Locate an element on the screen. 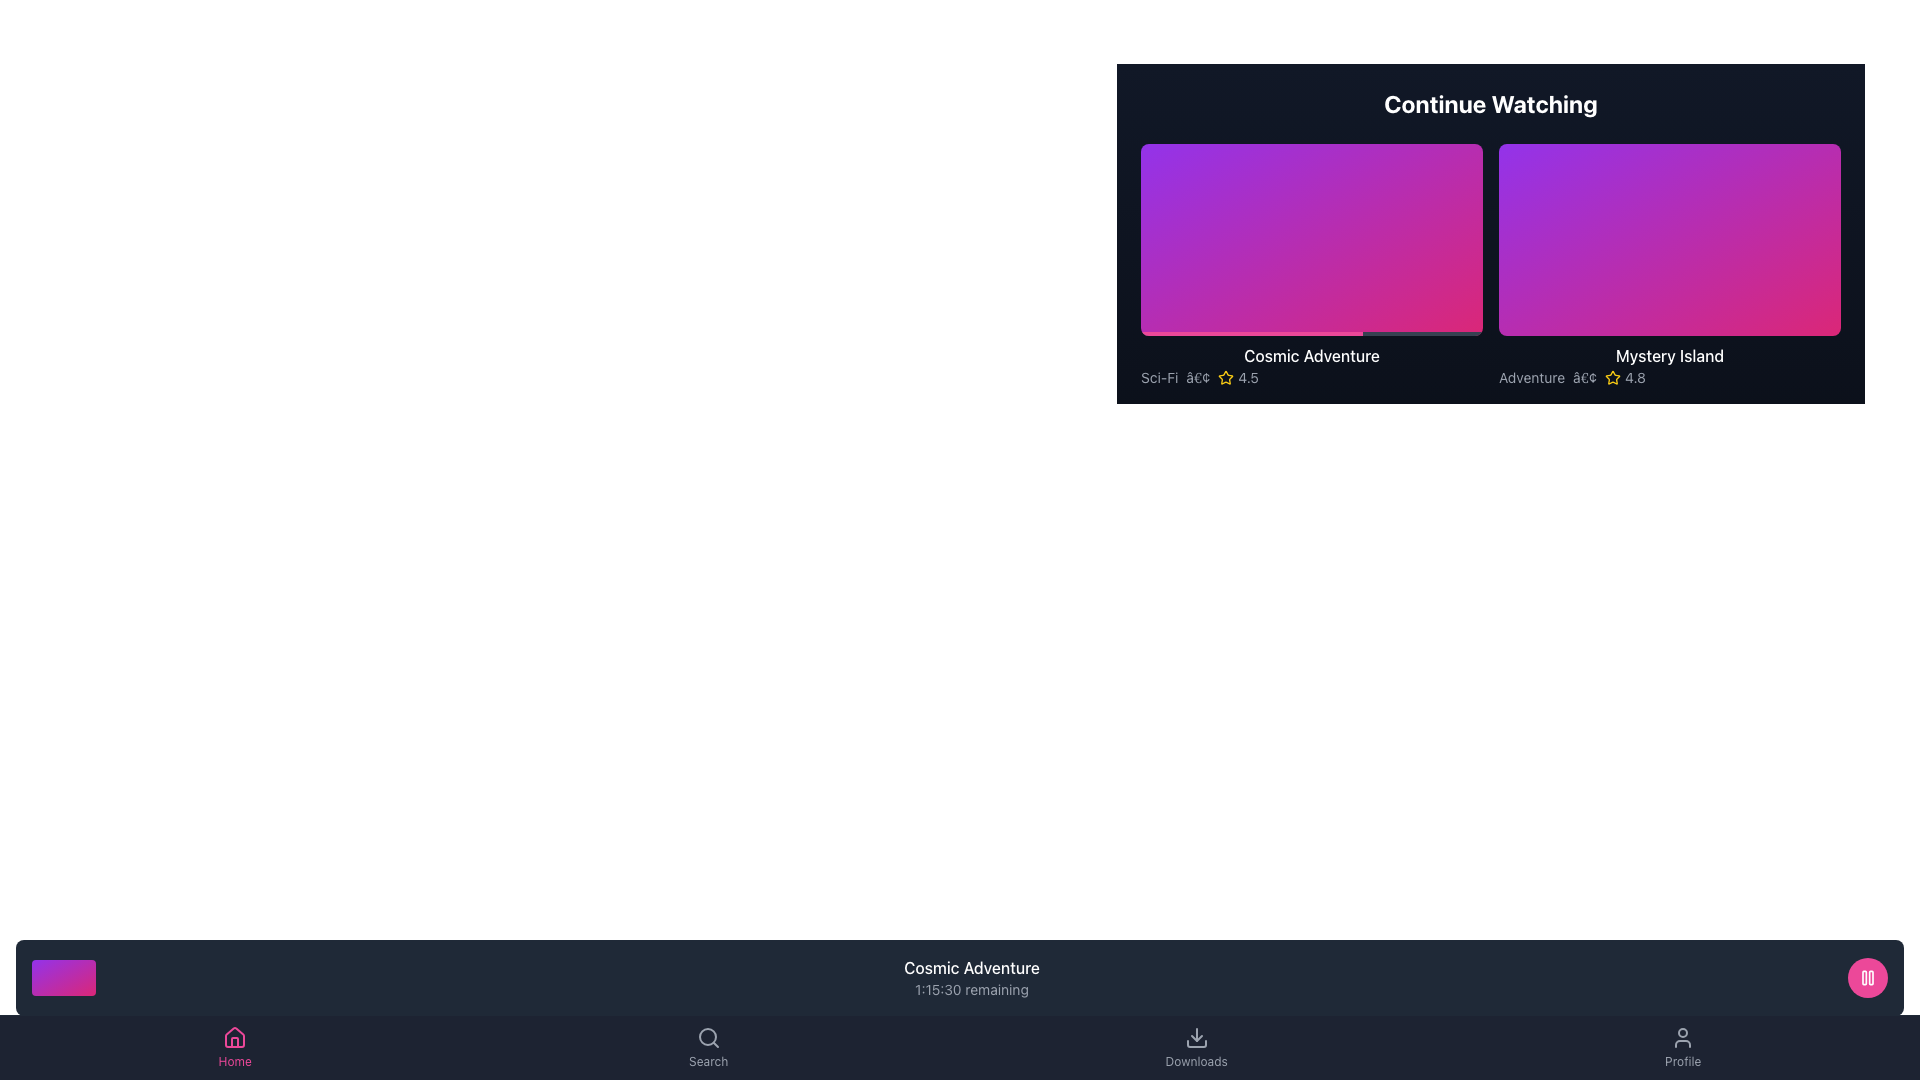  the clickable image panel representing the video thumbnail for 'Cosmic Adventure', located in the 'Continue Watching' section is located at coordinates (1311, 238).